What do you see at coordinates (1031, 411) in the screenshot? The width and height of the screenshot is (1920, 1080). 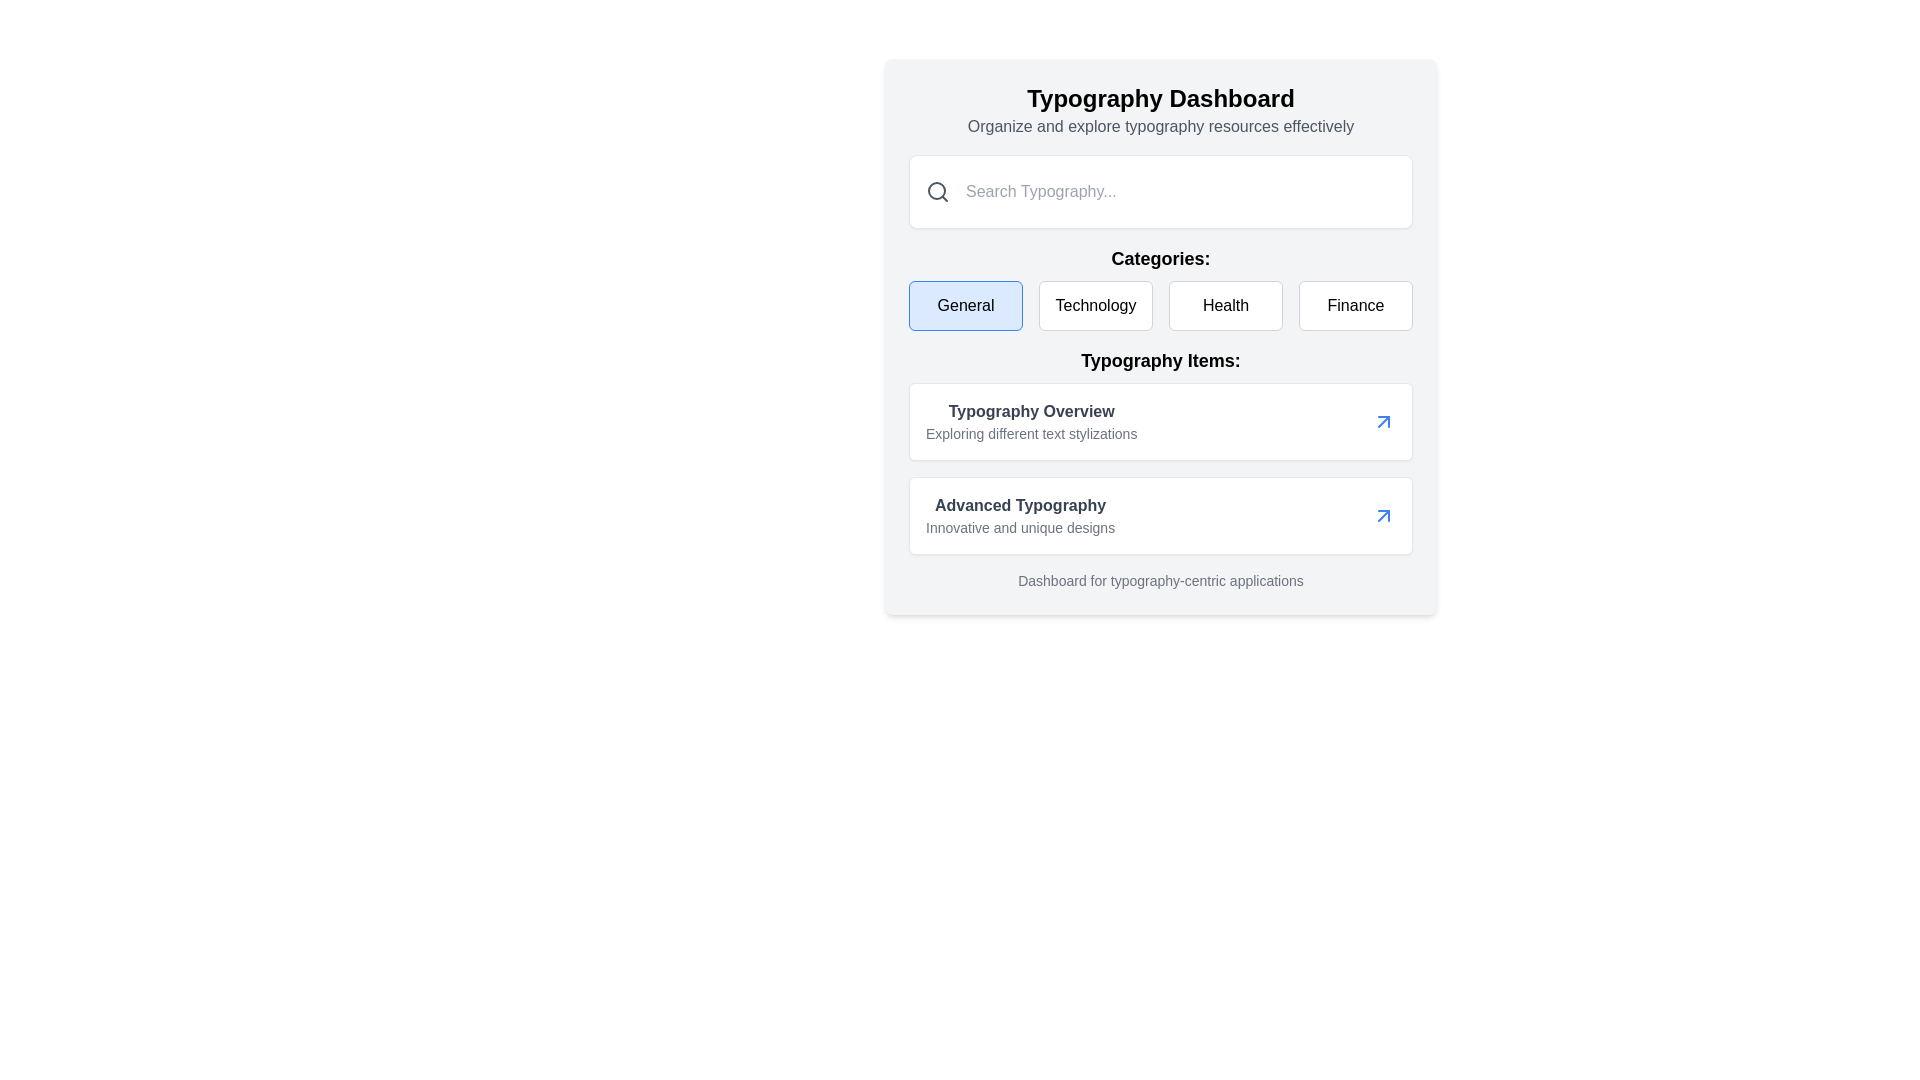 I see `the text element displaying 'Typography Overview'` at bounding box center [1031, 411].